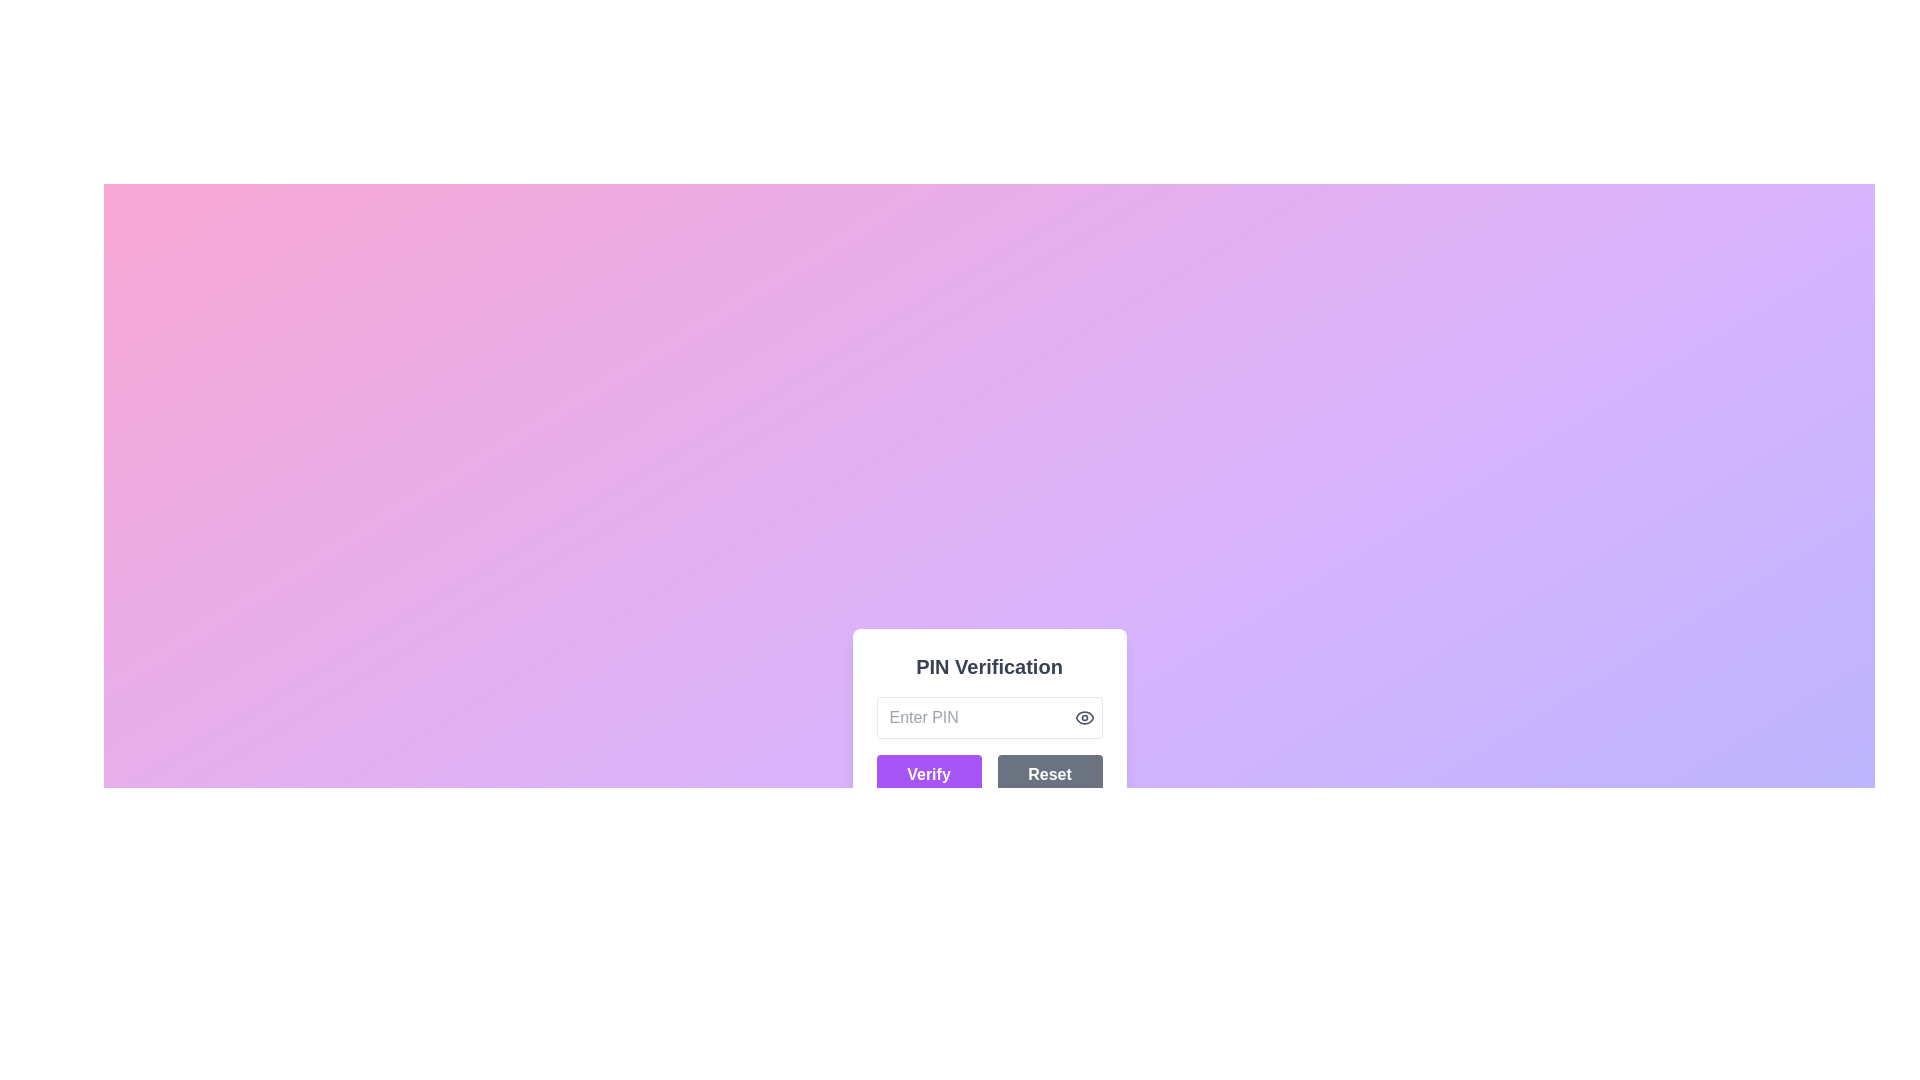  Describe the element at coordinates (1049, 774) in the screenshot. I see `the reset button in the PIN Verification dialog box` at that location.